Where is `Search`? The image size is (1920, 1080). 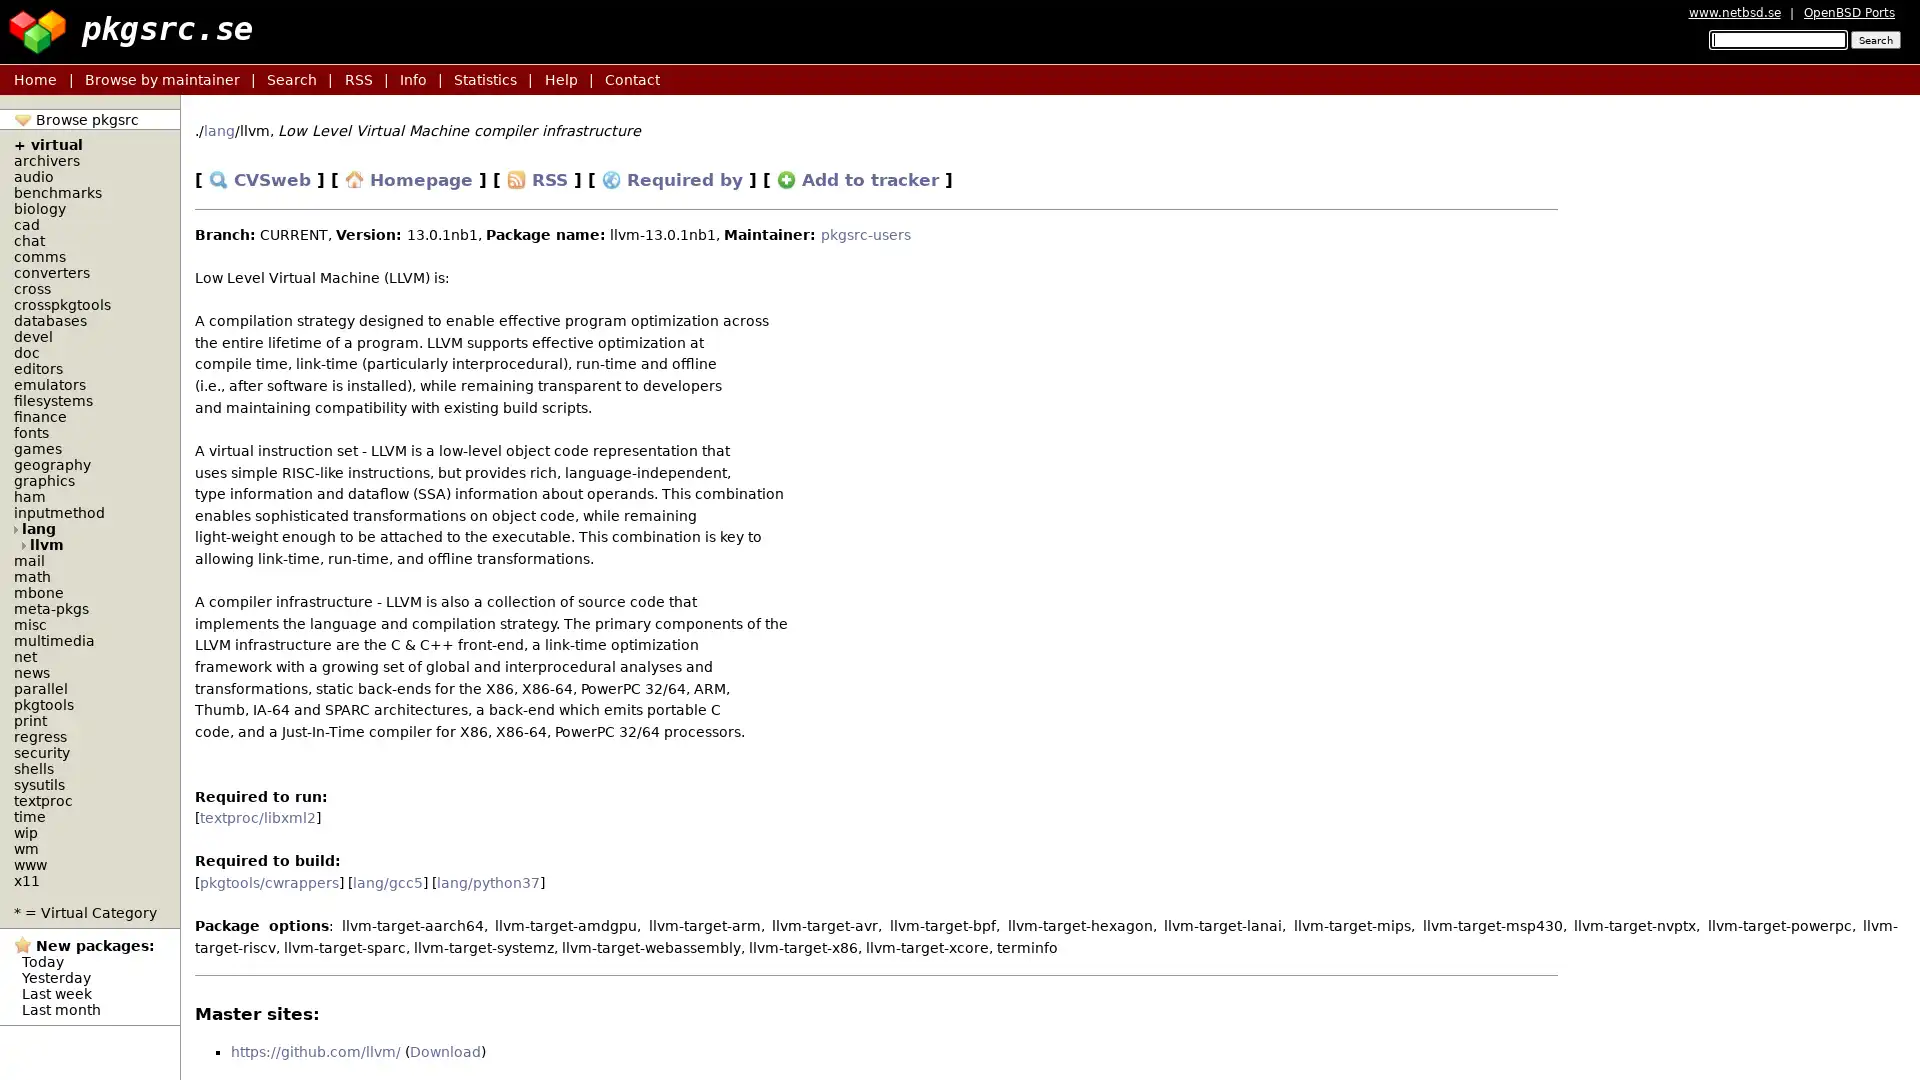 Search is located at coordinates (1874, 39).